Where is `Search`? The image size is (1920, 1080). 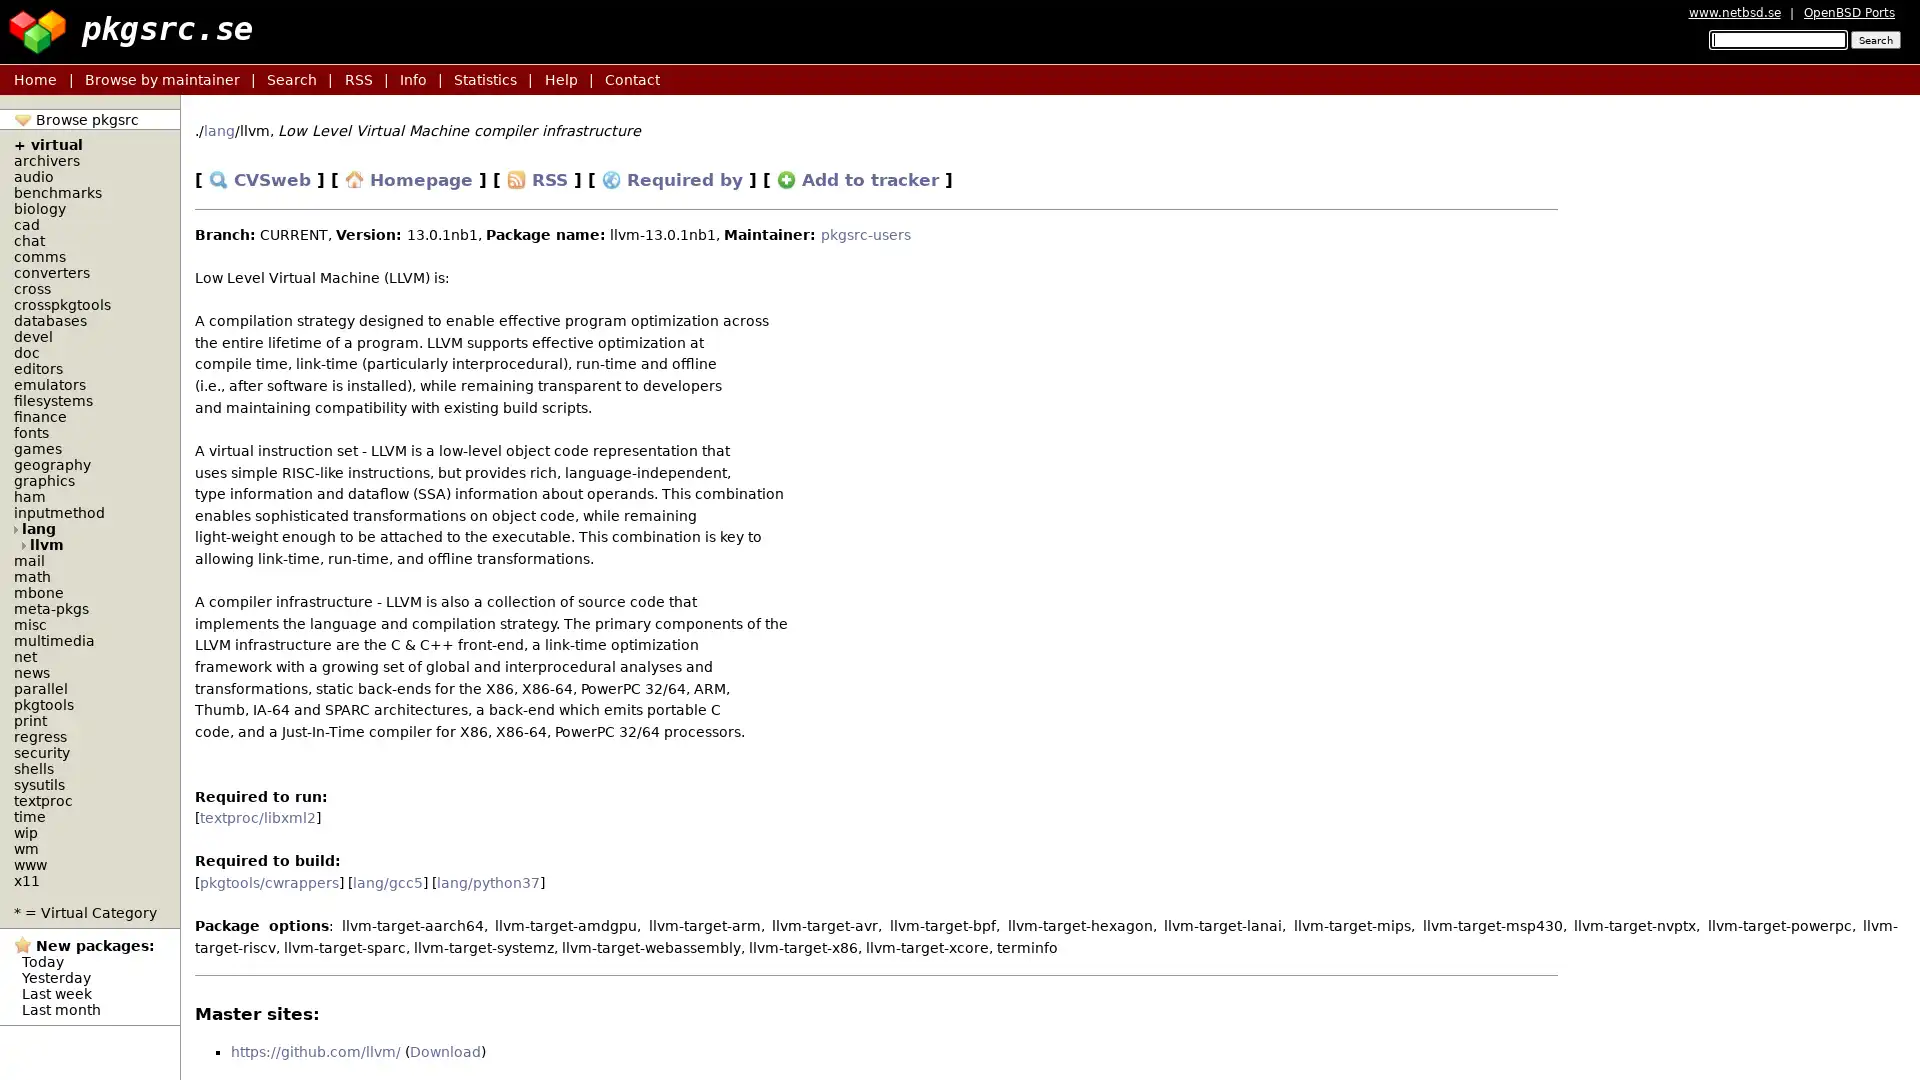 Search is located at coordinates (1874, 39).